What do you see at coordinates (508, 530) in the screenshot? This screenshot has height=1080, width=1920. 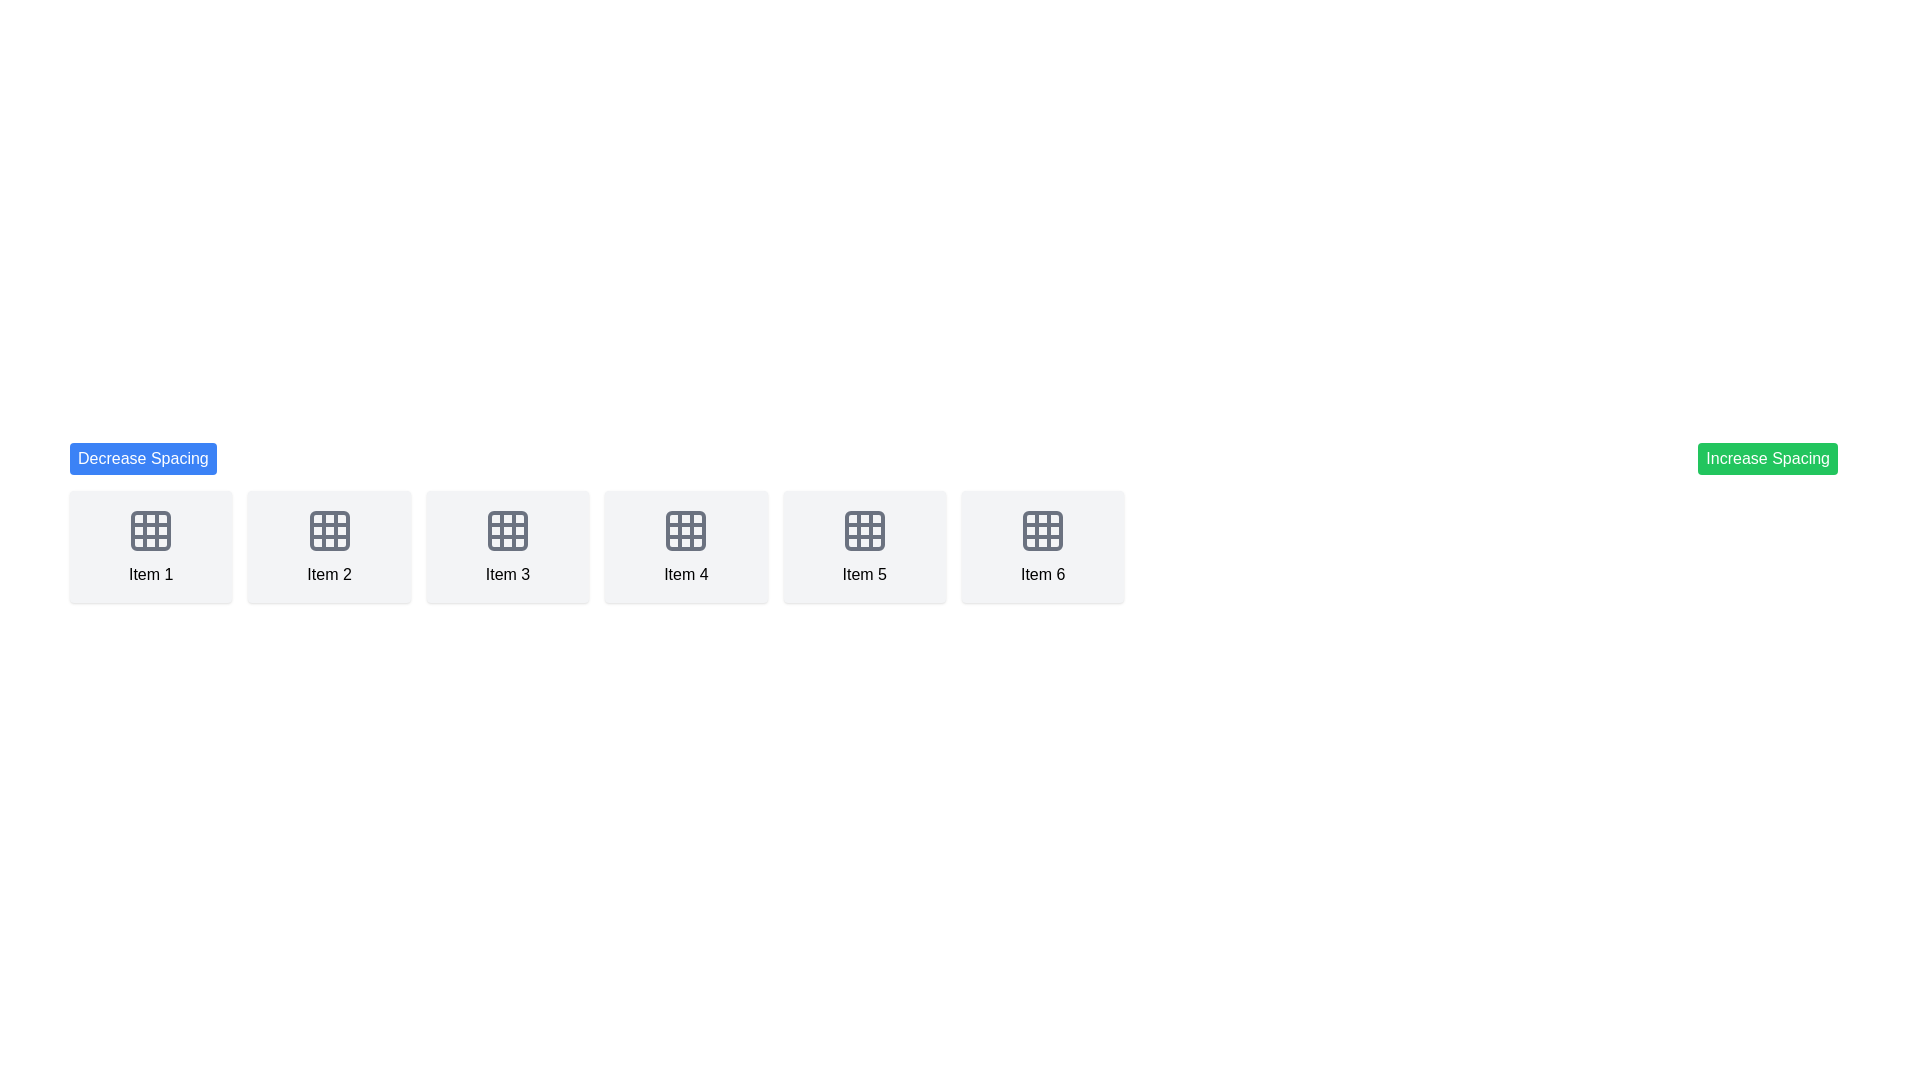 I see `the grid icon representing 'Item 3', which consists of a 3x3 matrix of smaller square cells with rounded corners and a gray color` at bounding box center [508, 530].